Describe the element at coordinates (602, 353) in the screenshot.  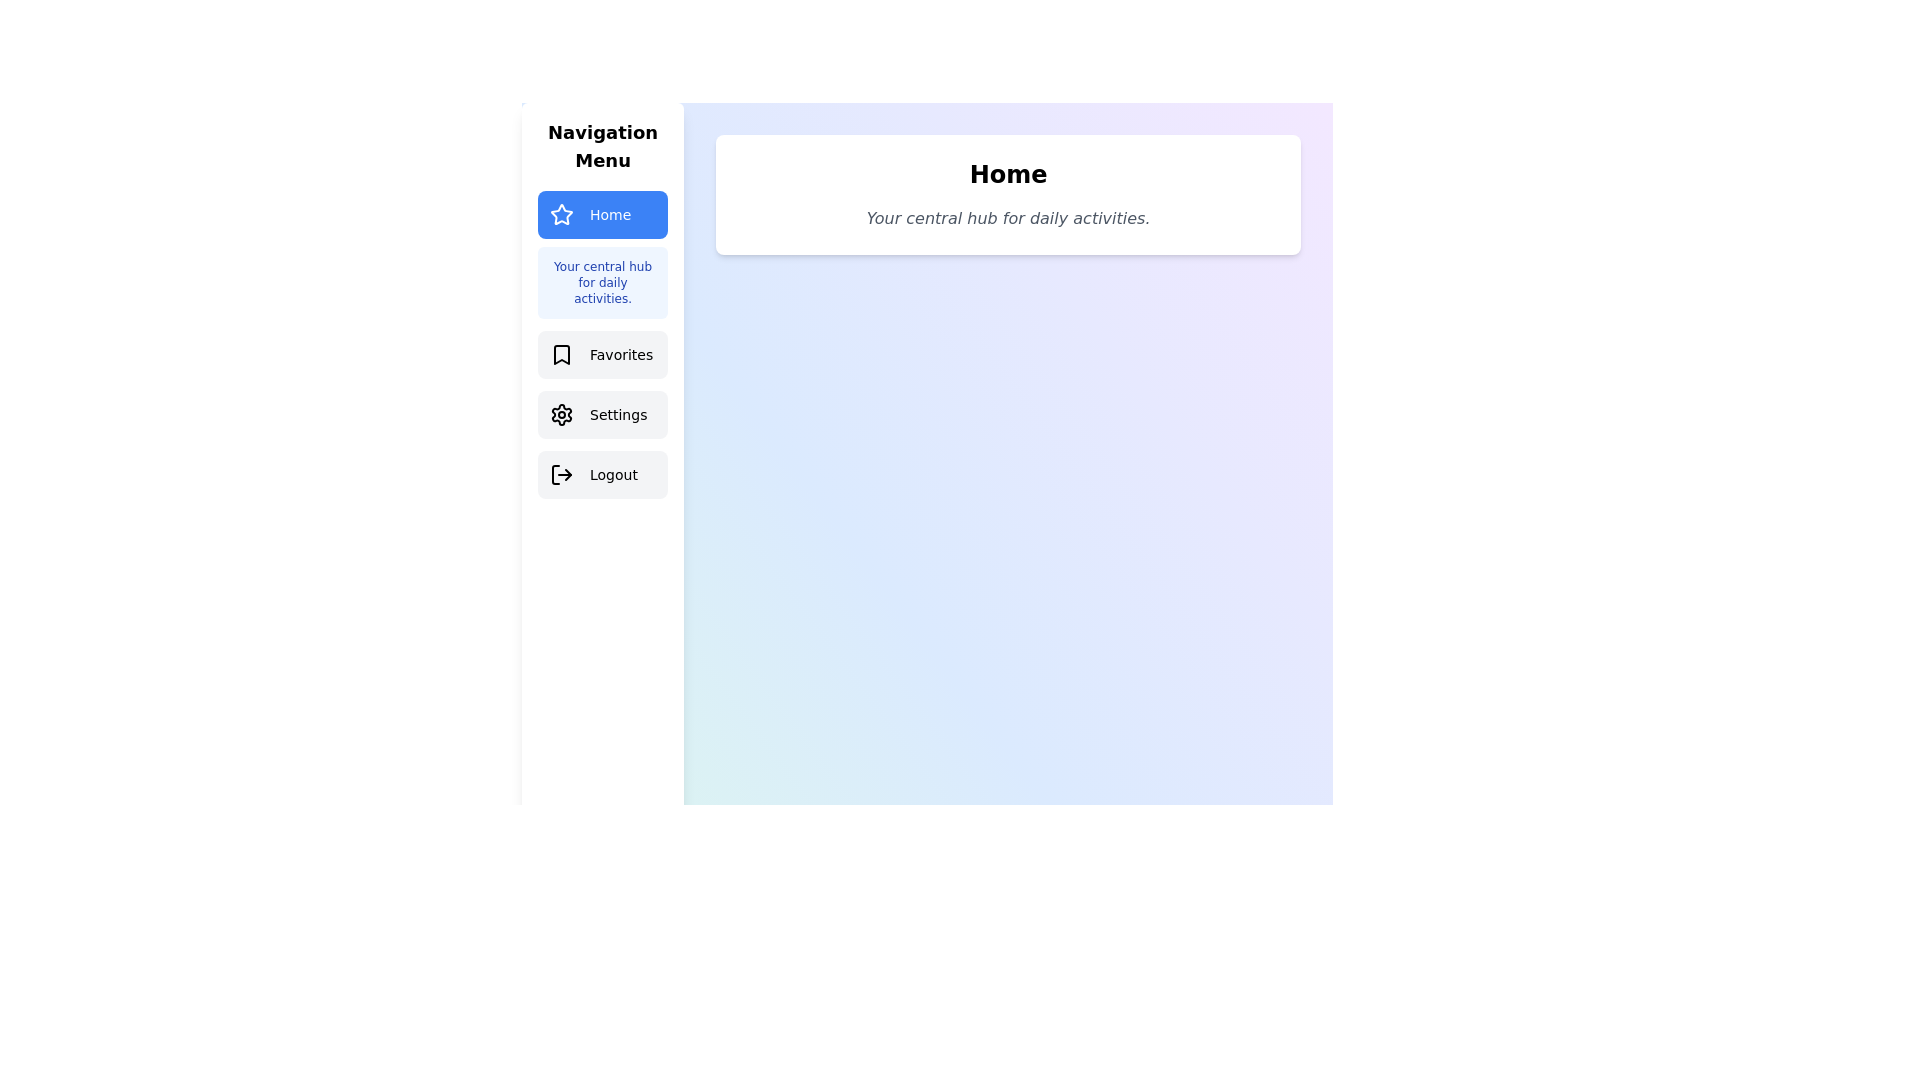
I see `the Favorites tab from the navigation menu` at that location.